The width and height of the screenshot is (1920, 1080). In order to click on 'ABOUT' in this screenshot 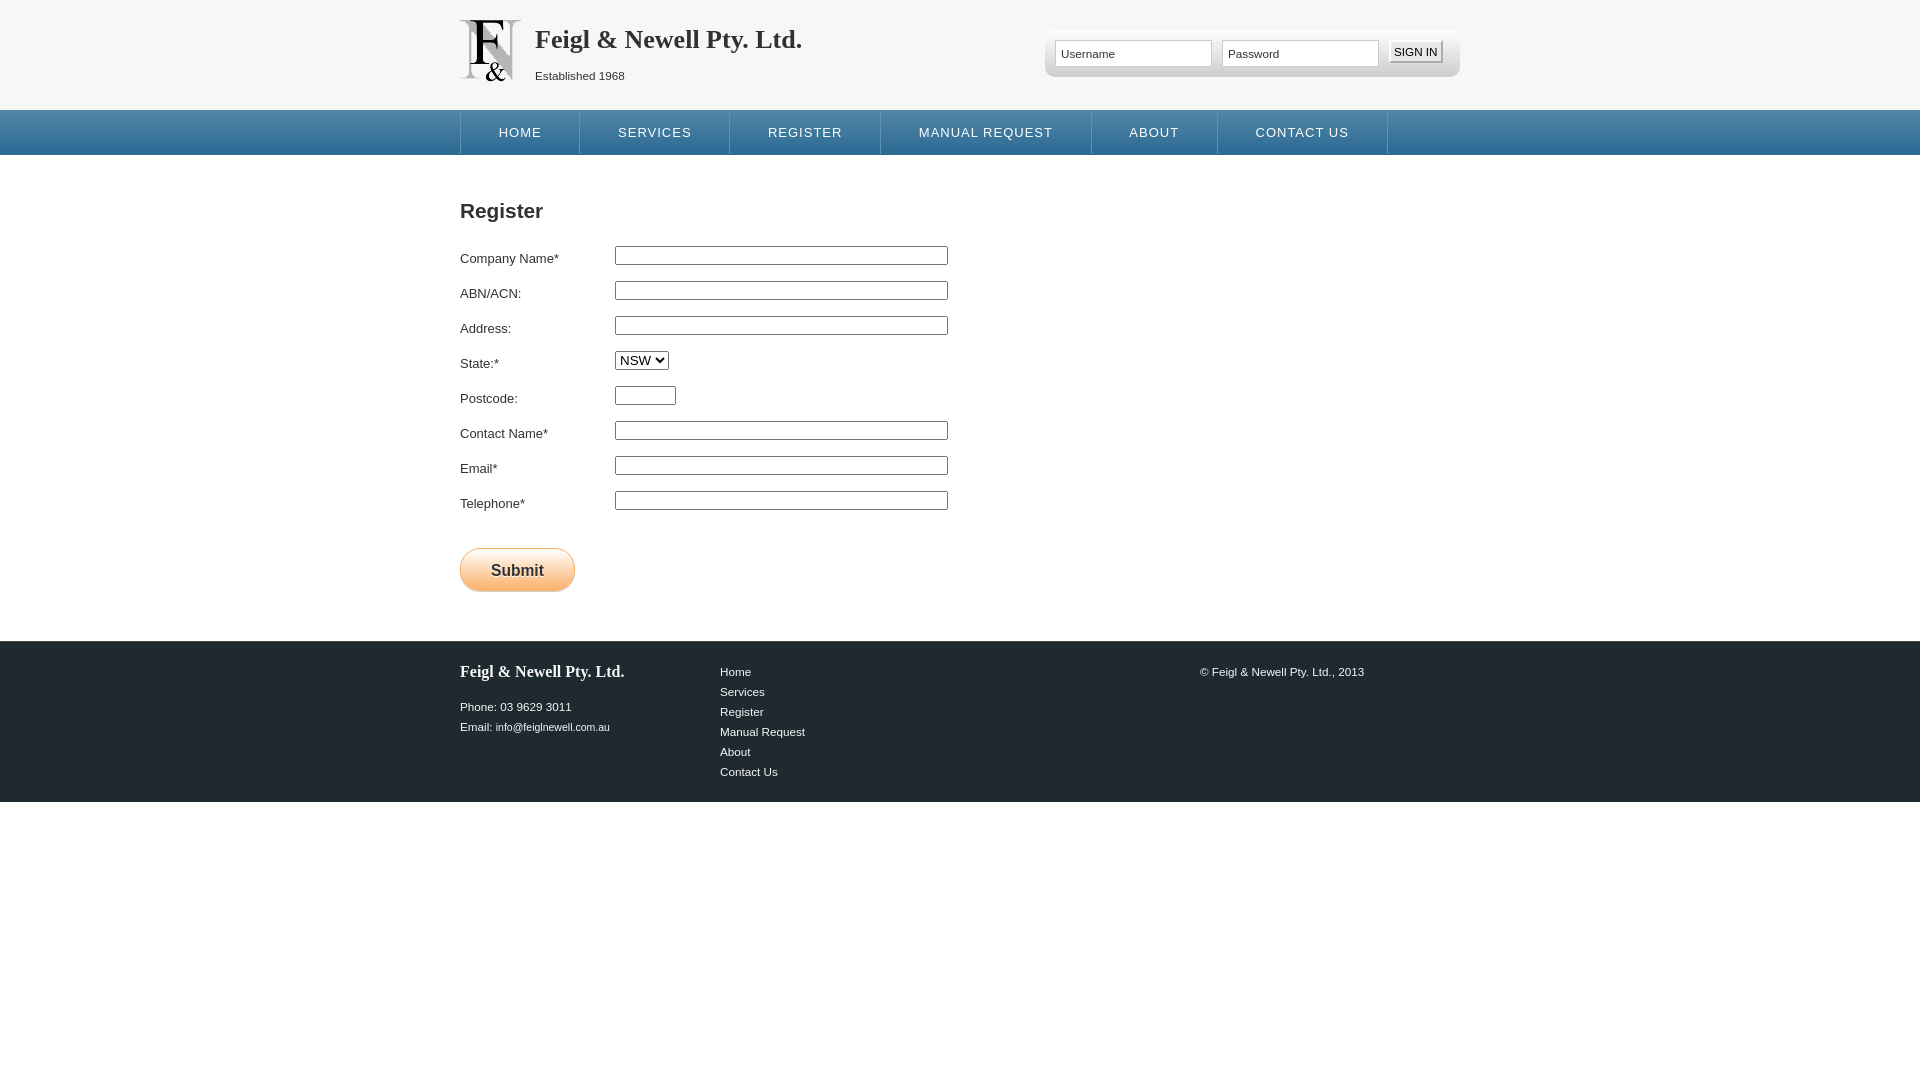, I will do `click(1155, 131)`.